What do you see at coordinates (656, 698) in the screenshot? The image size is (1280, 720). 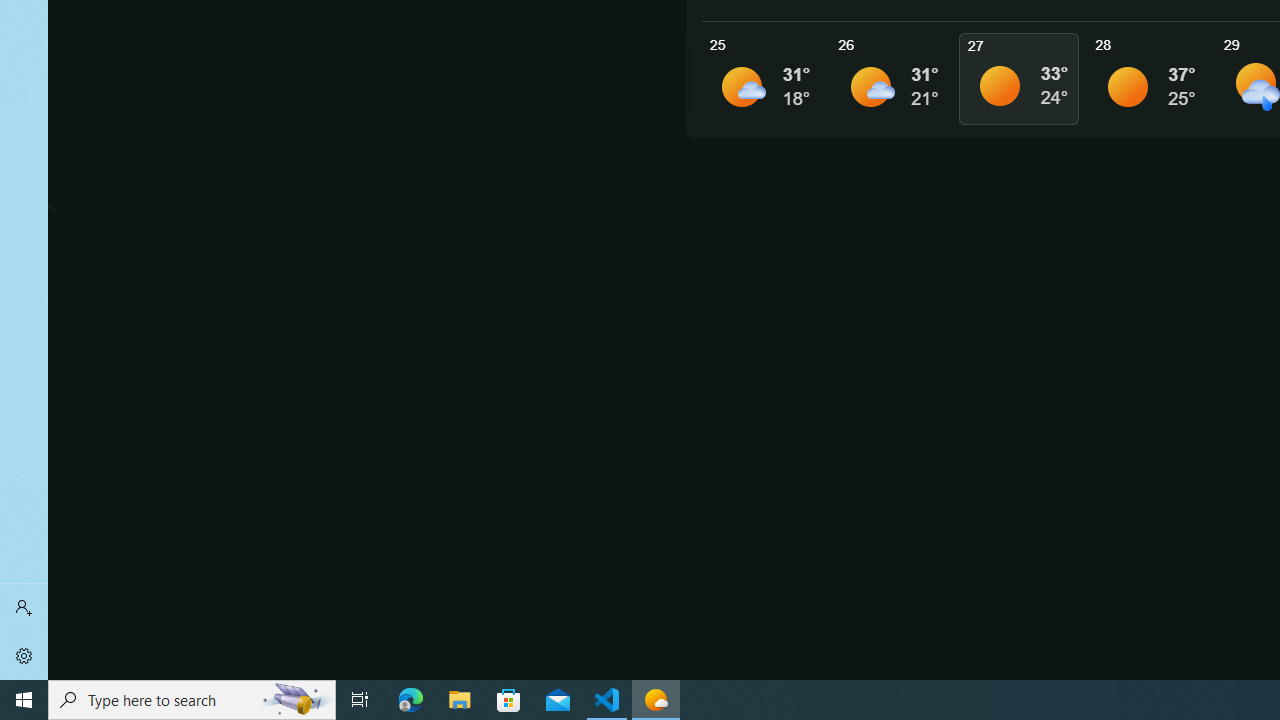 I see `'Weather - 1 running window'` at bounding box center [656, 698].